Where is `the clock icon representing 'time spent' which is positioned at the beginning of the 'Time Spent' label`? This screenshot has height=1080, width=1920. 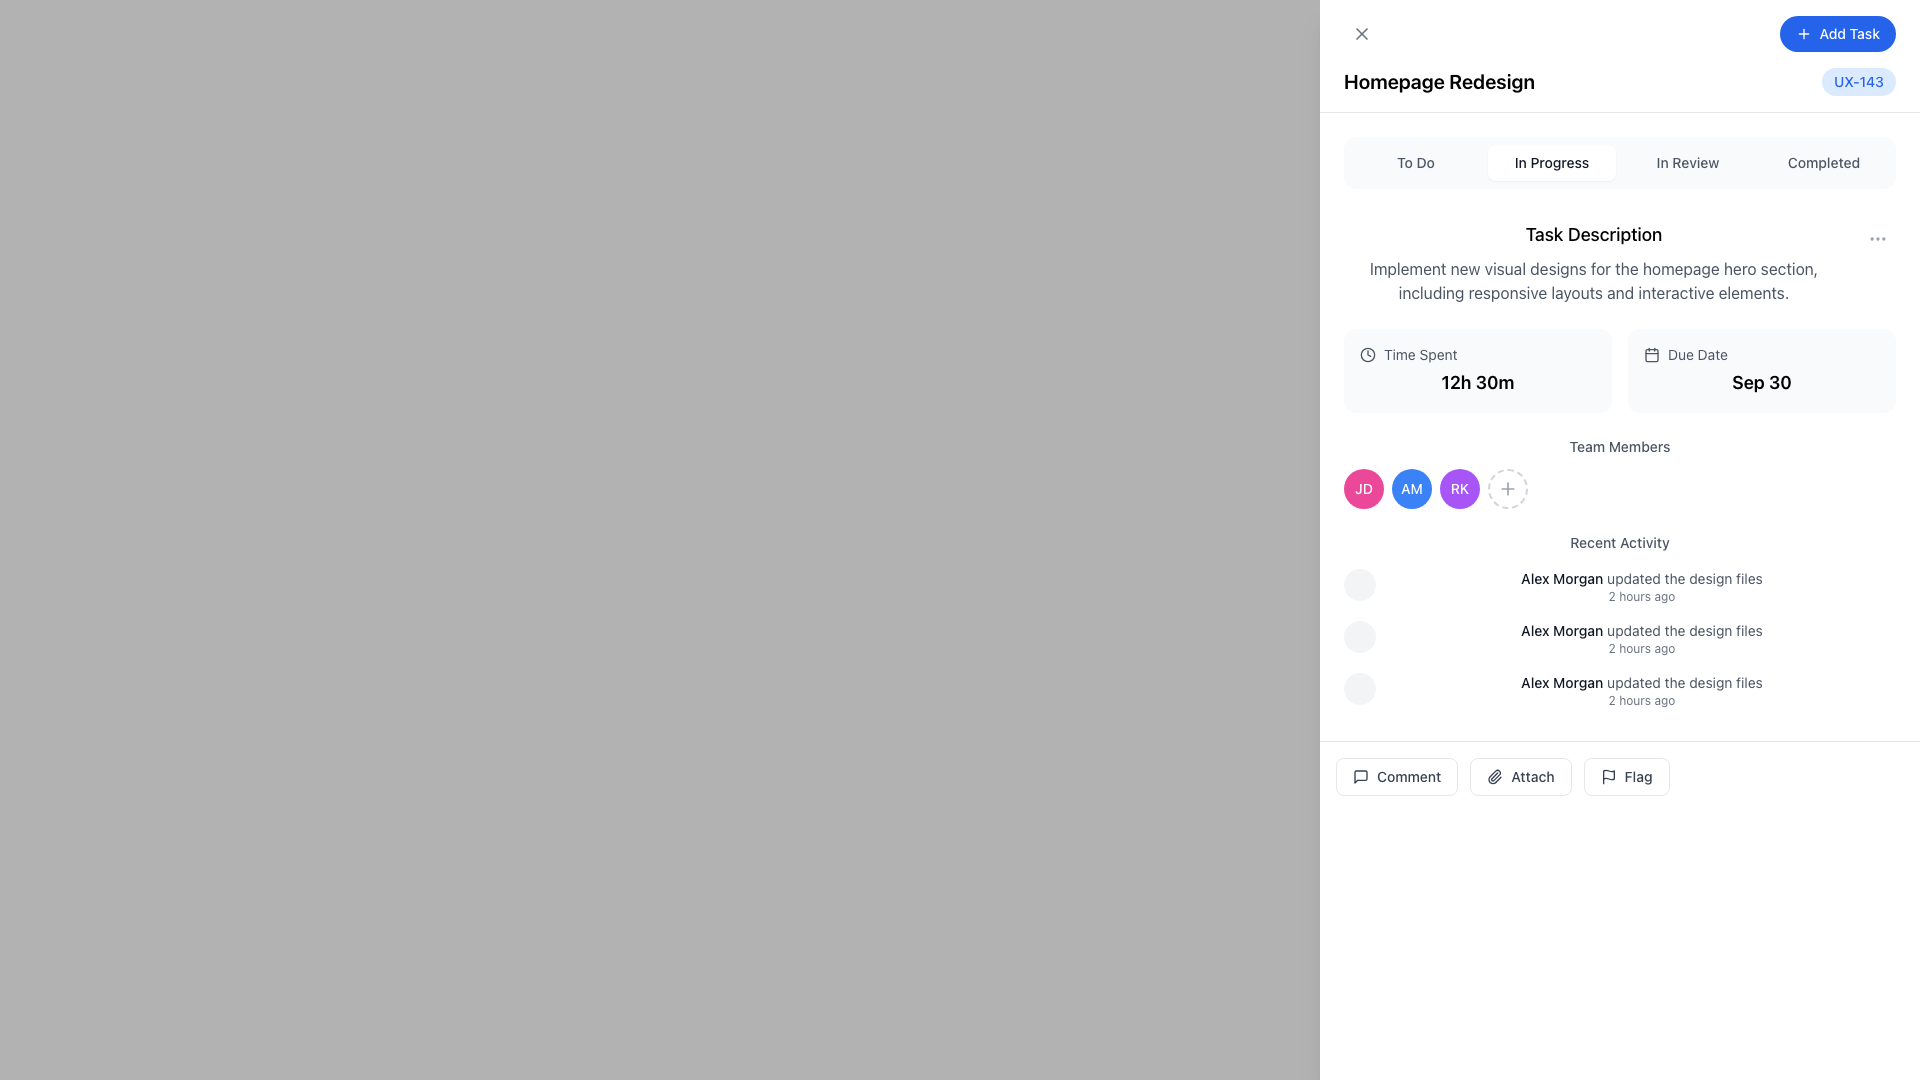 the clock icon representing 'time spent' which is positioned at the beginning of the 'Time Spent' label is located at coordinates (1367, 353).